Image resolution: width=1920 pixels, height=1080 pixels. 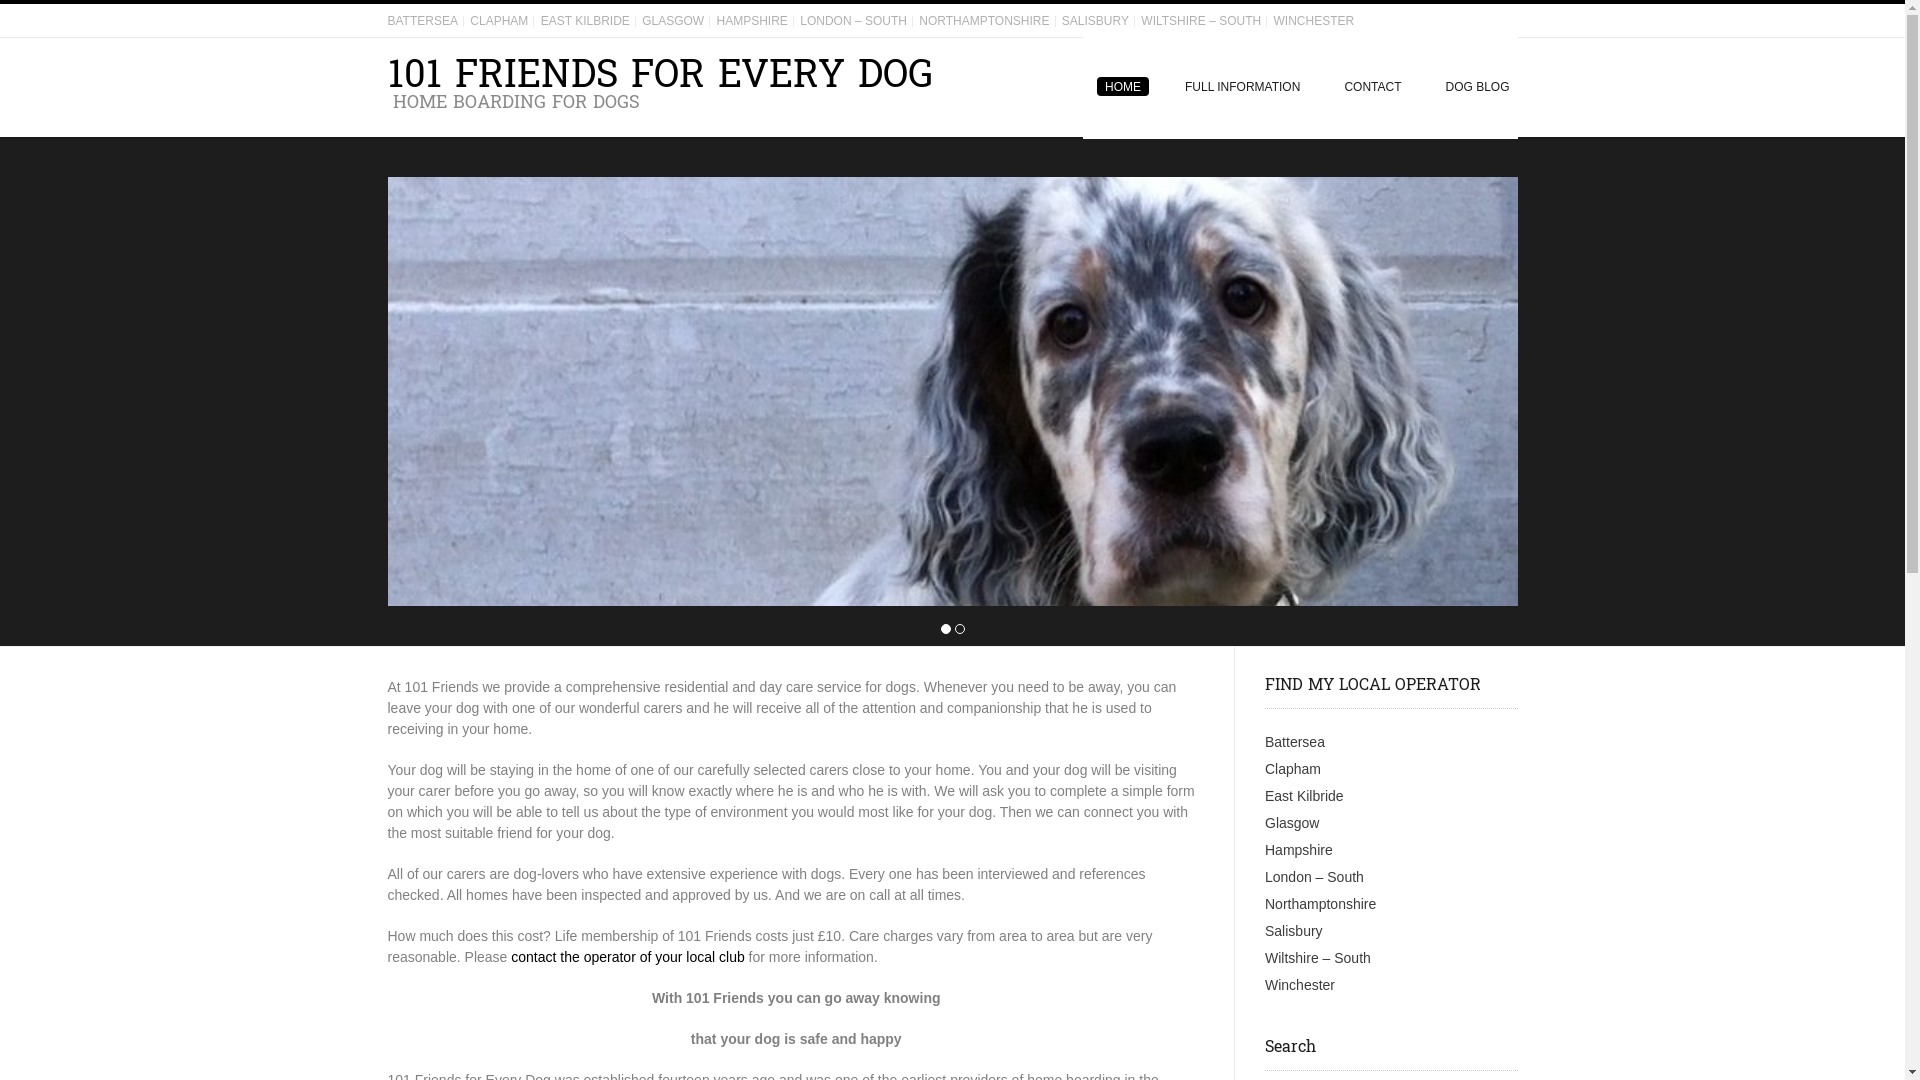 I want to click on 'CONTACT', so click(x=1371, y=86).